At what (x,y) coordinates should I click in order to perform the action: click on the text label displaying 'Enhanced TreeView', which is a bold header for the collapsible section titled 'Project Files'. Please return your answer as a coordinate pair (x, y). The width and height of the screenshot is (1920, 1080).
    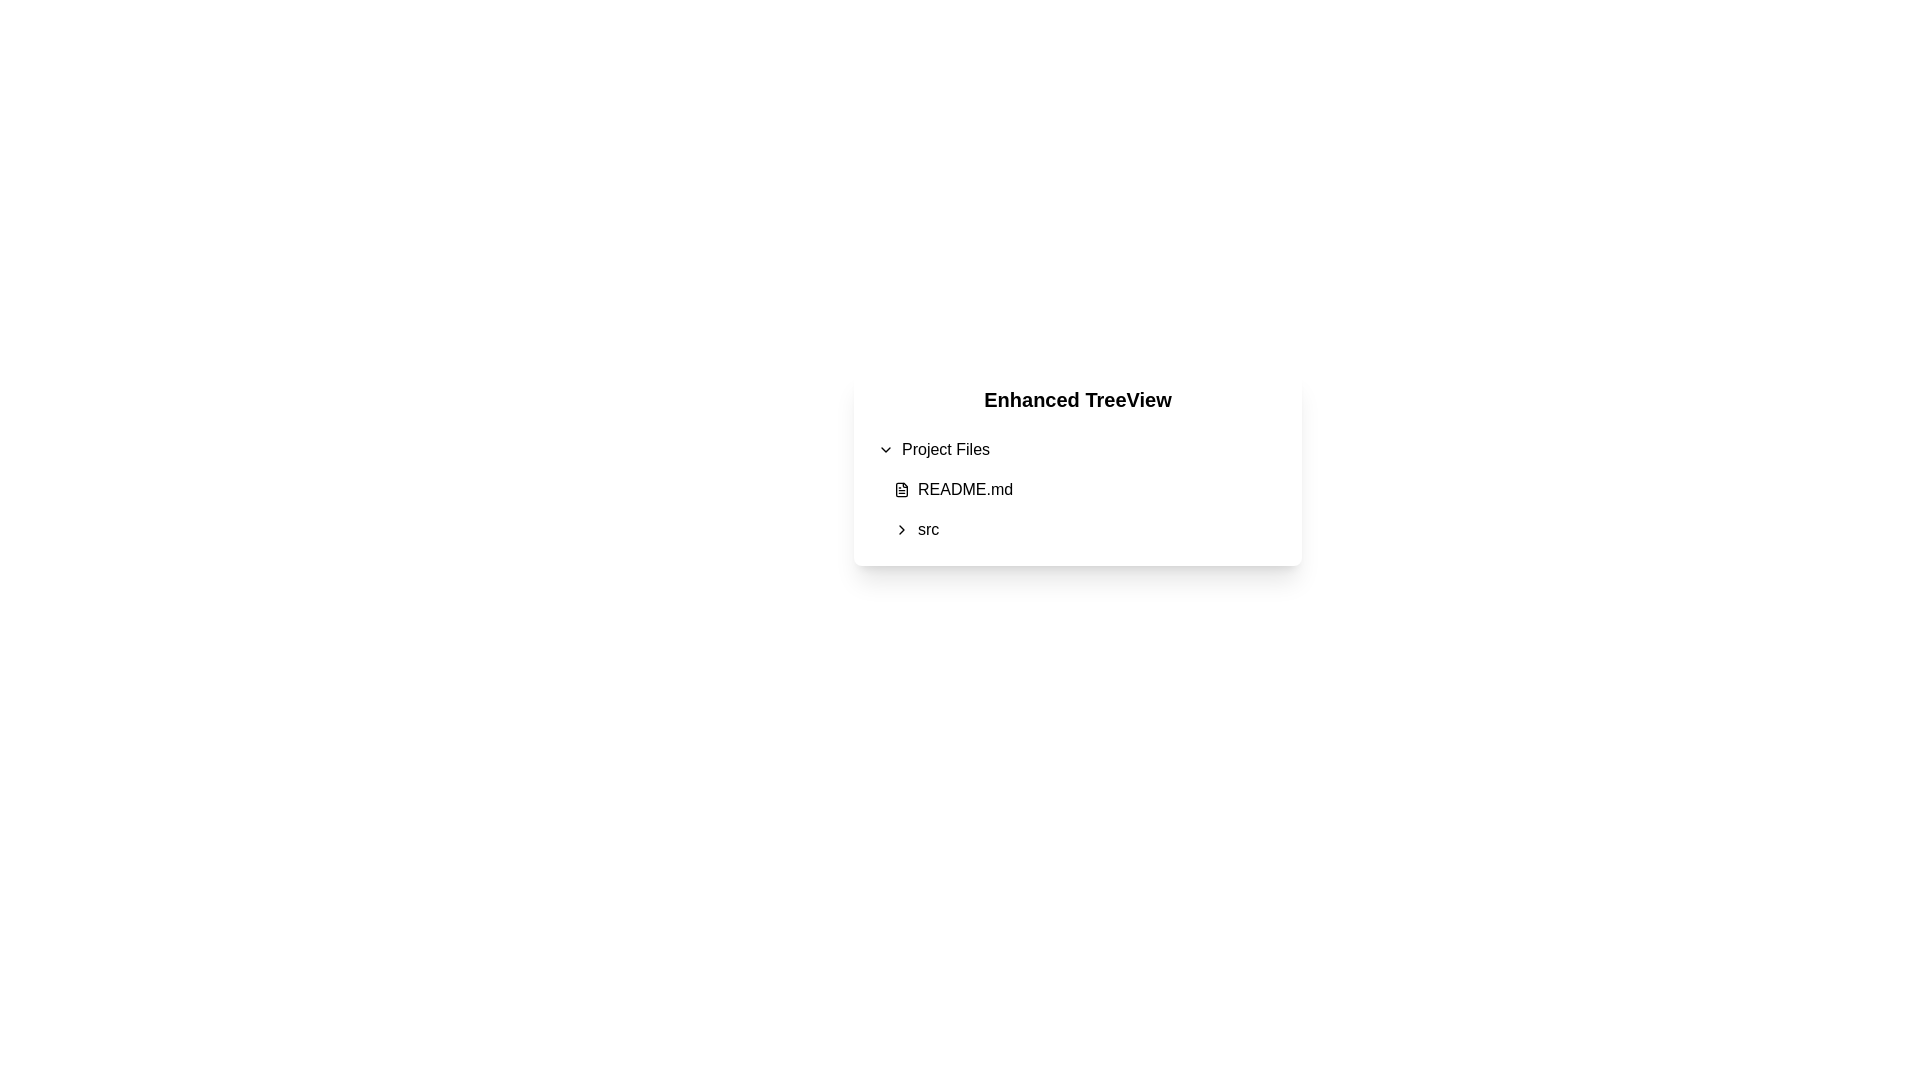
    Looking at the image, I should click on (1077, 400).